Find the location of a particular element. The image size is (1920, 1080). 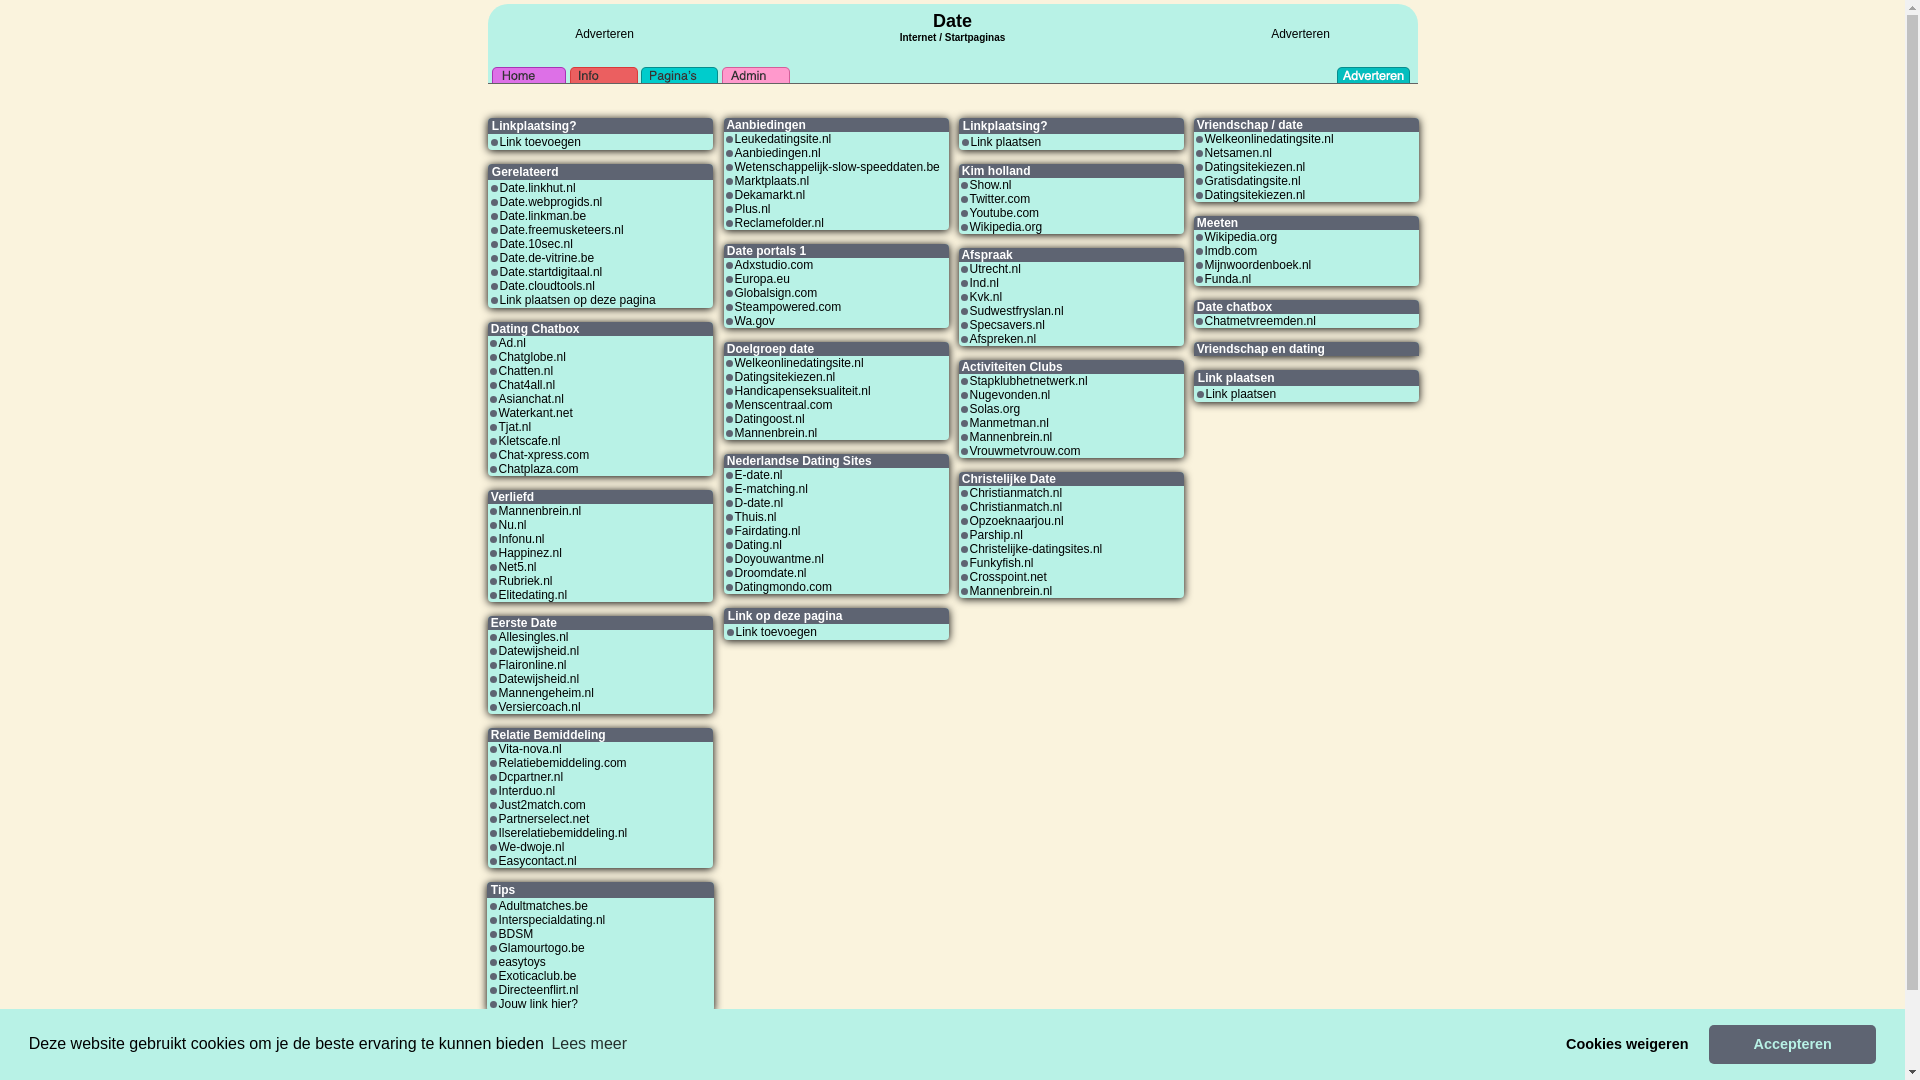

'Chatten.nl' is located at coordinates (525, 370).